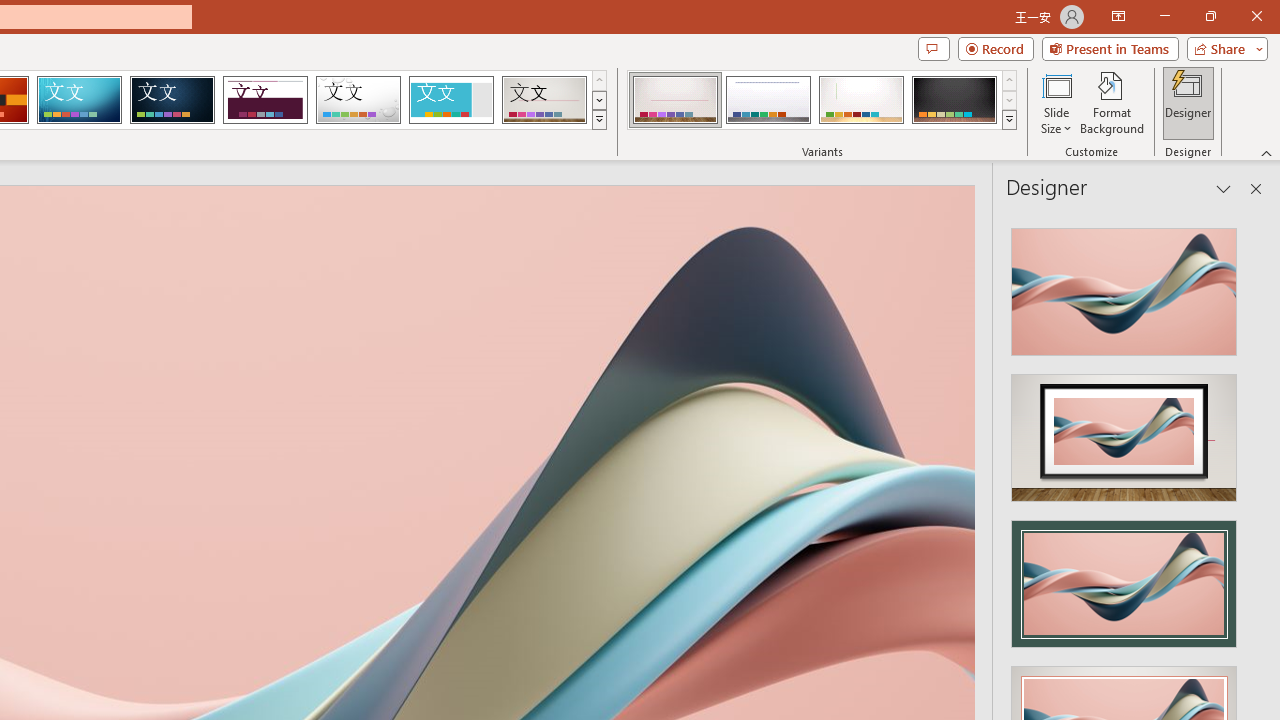  I want to click on 'Variants', so click(1009, 120).